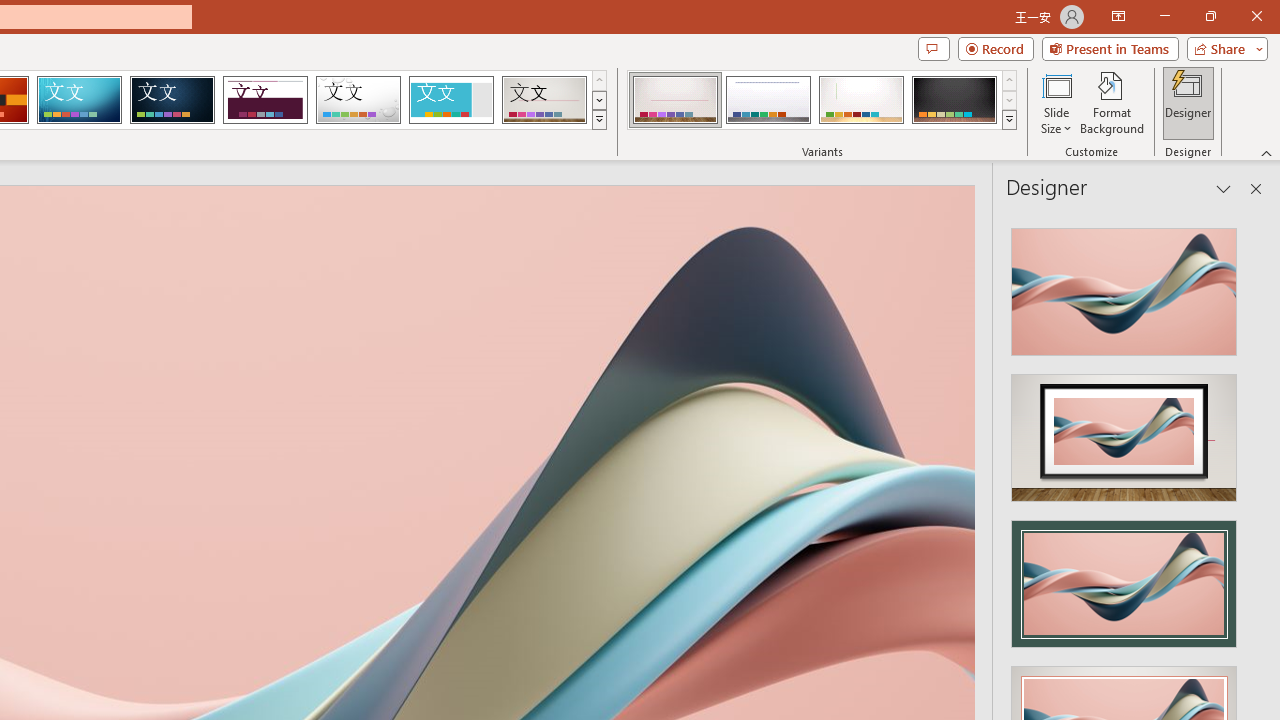  I want to click on 'Variants', so click(1009, 120).